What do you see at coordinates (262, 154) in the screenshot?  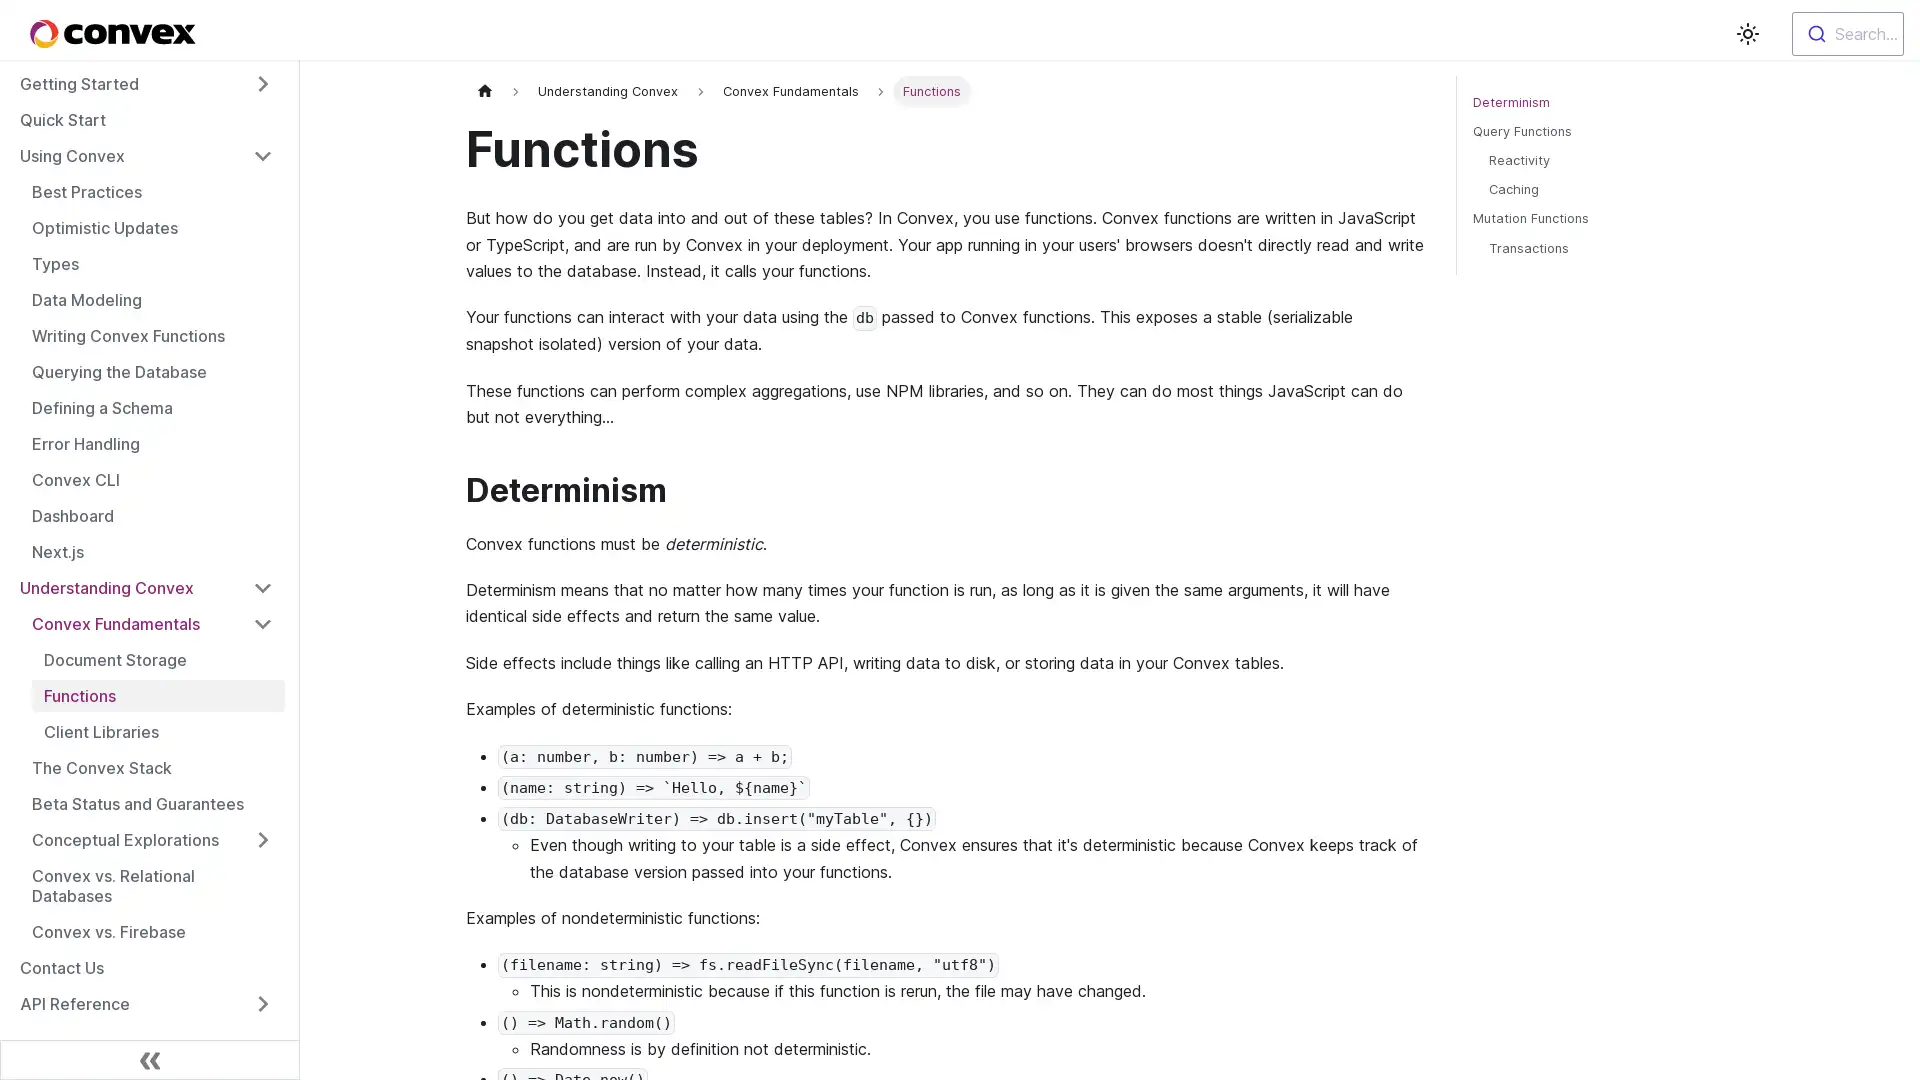 I see `Toggle the collapsible sidebar category 'Using Convex'` at bounding box center [262, 154].